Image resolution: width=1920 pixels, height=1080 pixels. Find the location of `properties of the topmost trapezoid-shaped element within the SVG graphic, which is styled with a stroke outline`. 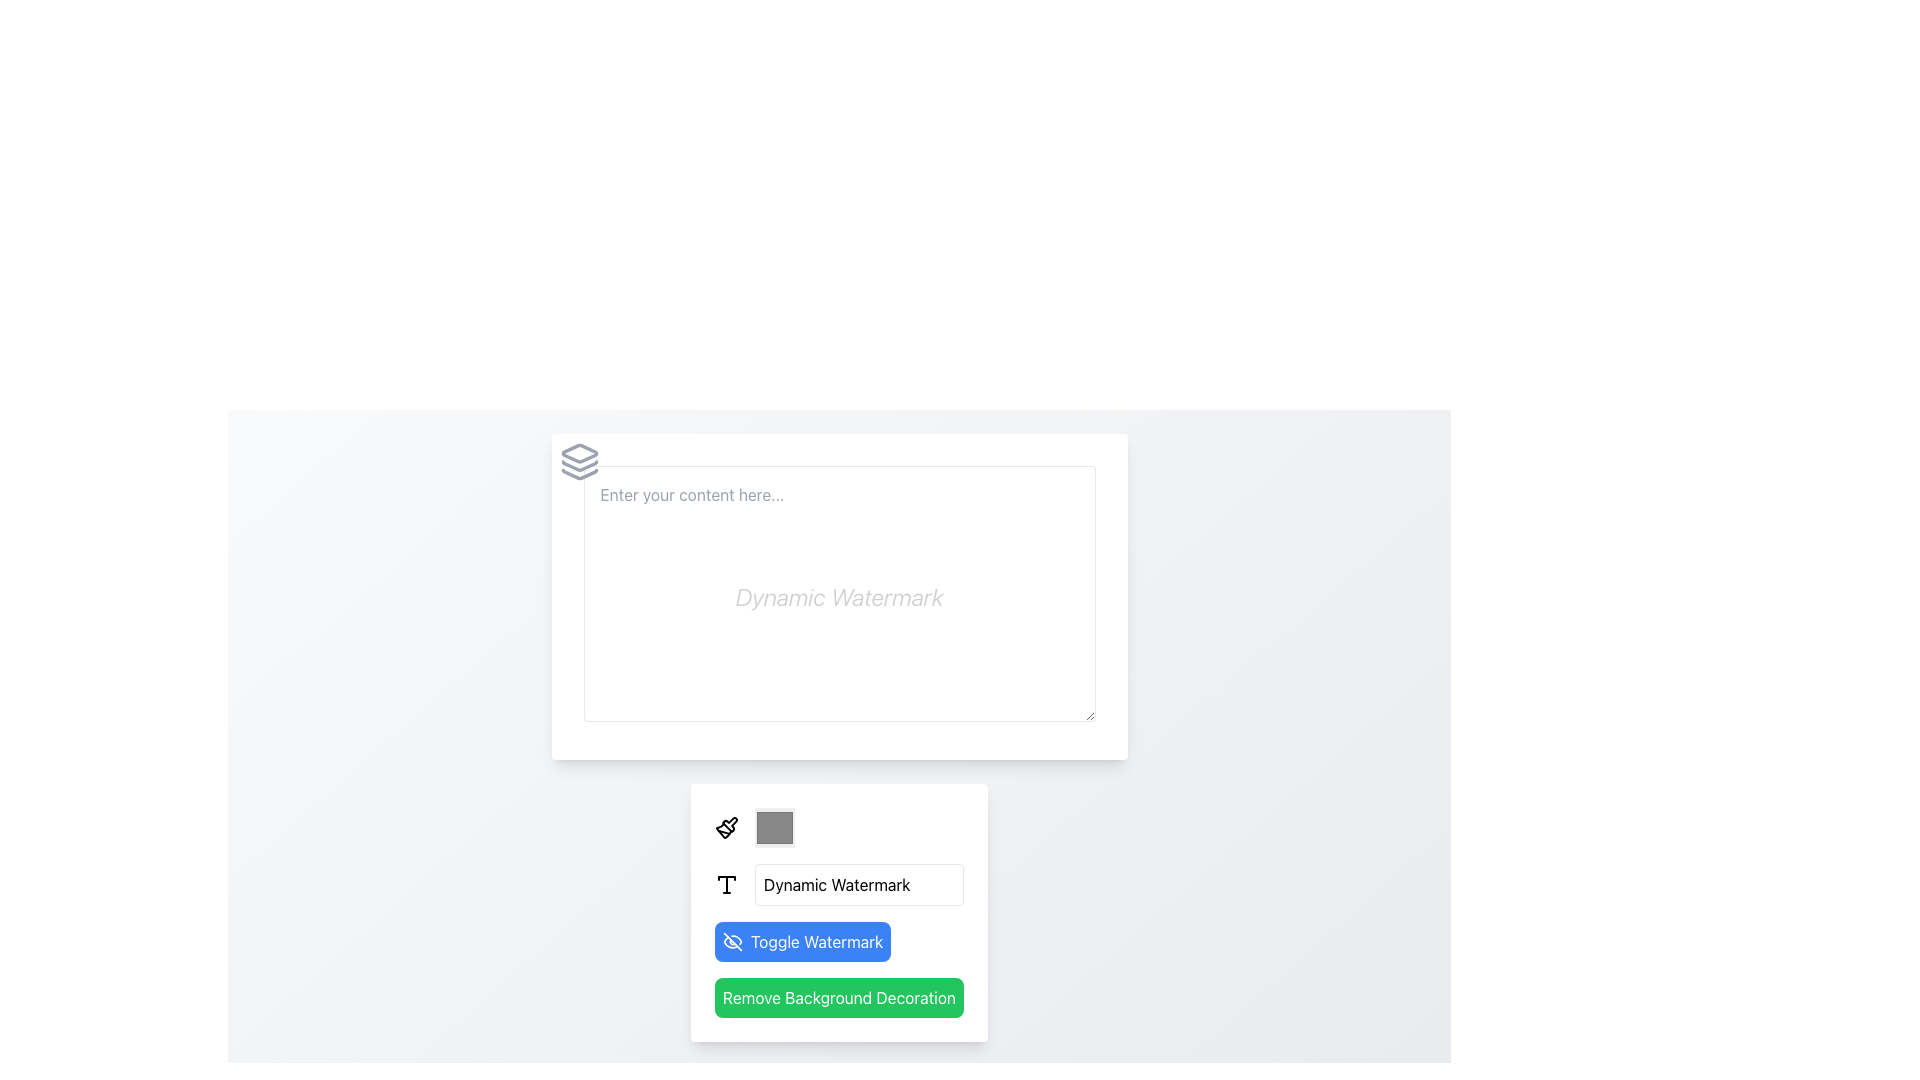

properties of the topmost trapezoid-shaped element within the SVG graphic, which is styled with a stroke outline is located at coordinates (725, 877).